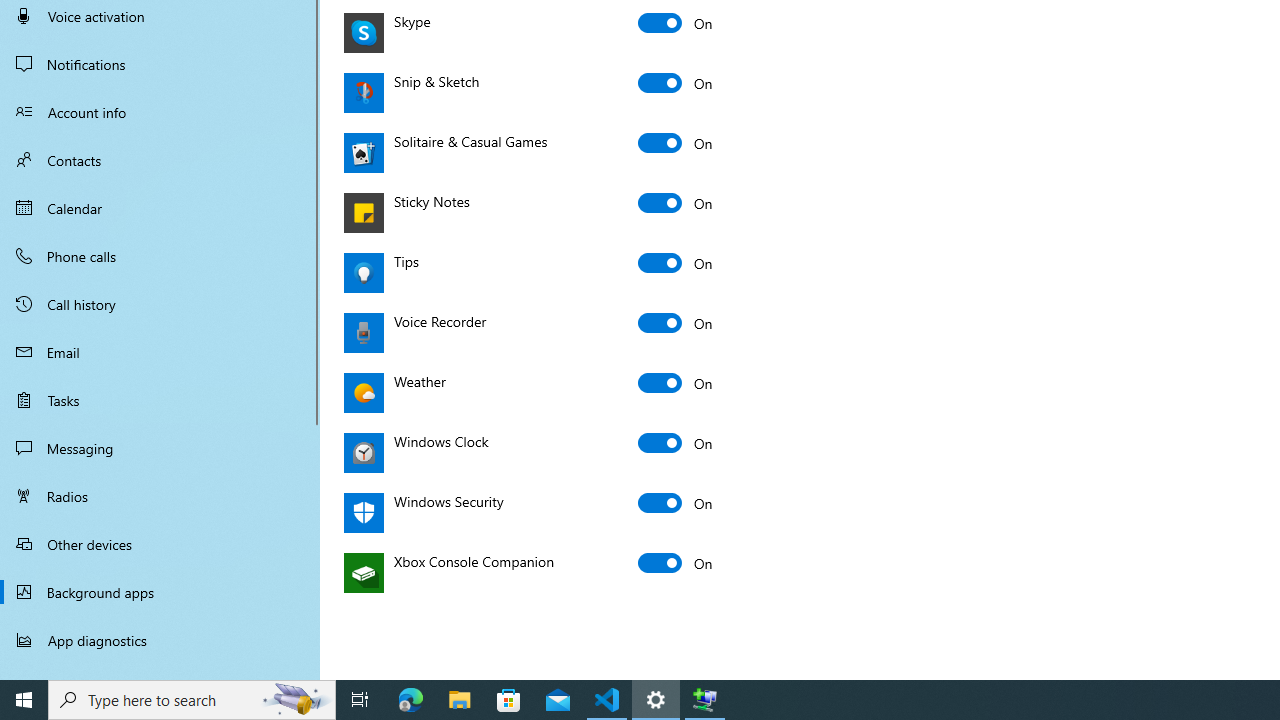 The image size is (1280, 720). Describe the element at coordinates (160, 591) in the screenshot. I see `'Background apps'` at that location.